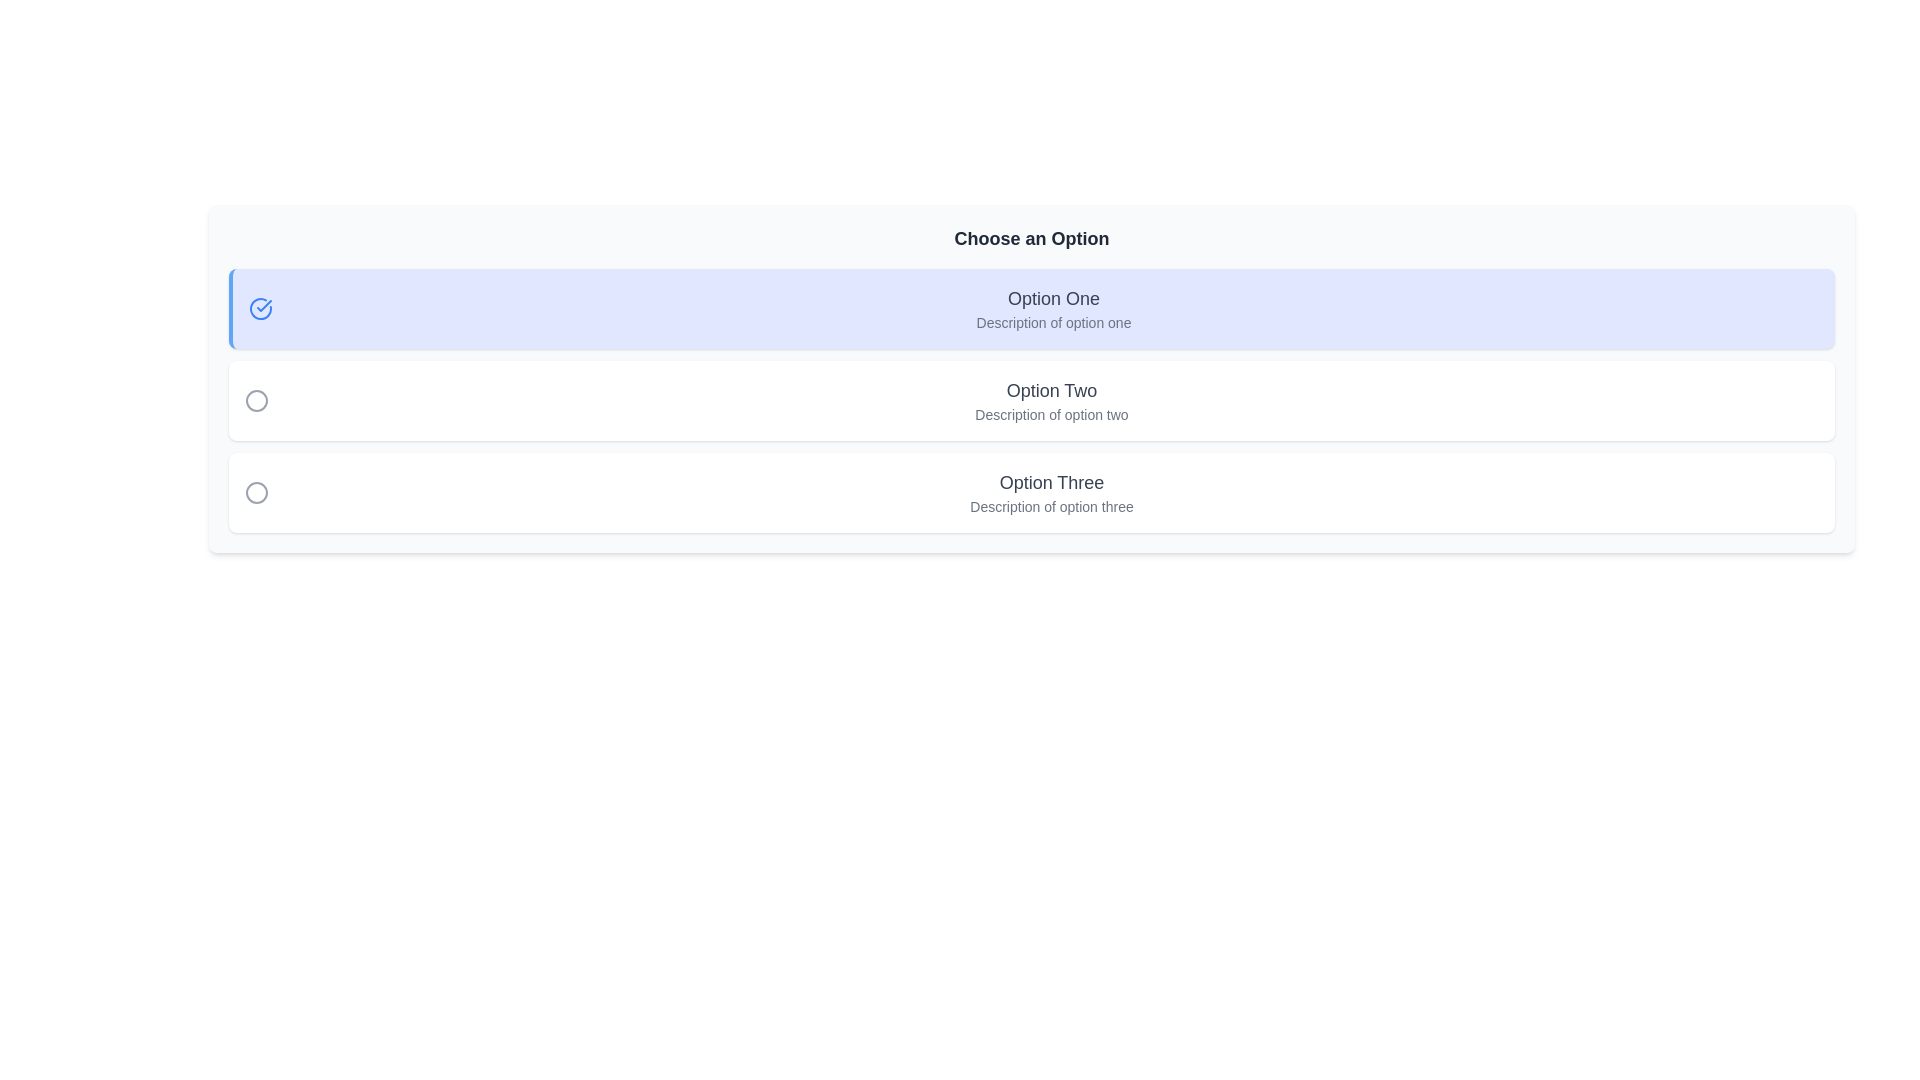 This screenshot has height=1080, width=1920. Describe the element at coordinates (1050, 493) in the screenshot. I see `the third selectable option labeled 'Option Three' in the vertical choice list` at that location.